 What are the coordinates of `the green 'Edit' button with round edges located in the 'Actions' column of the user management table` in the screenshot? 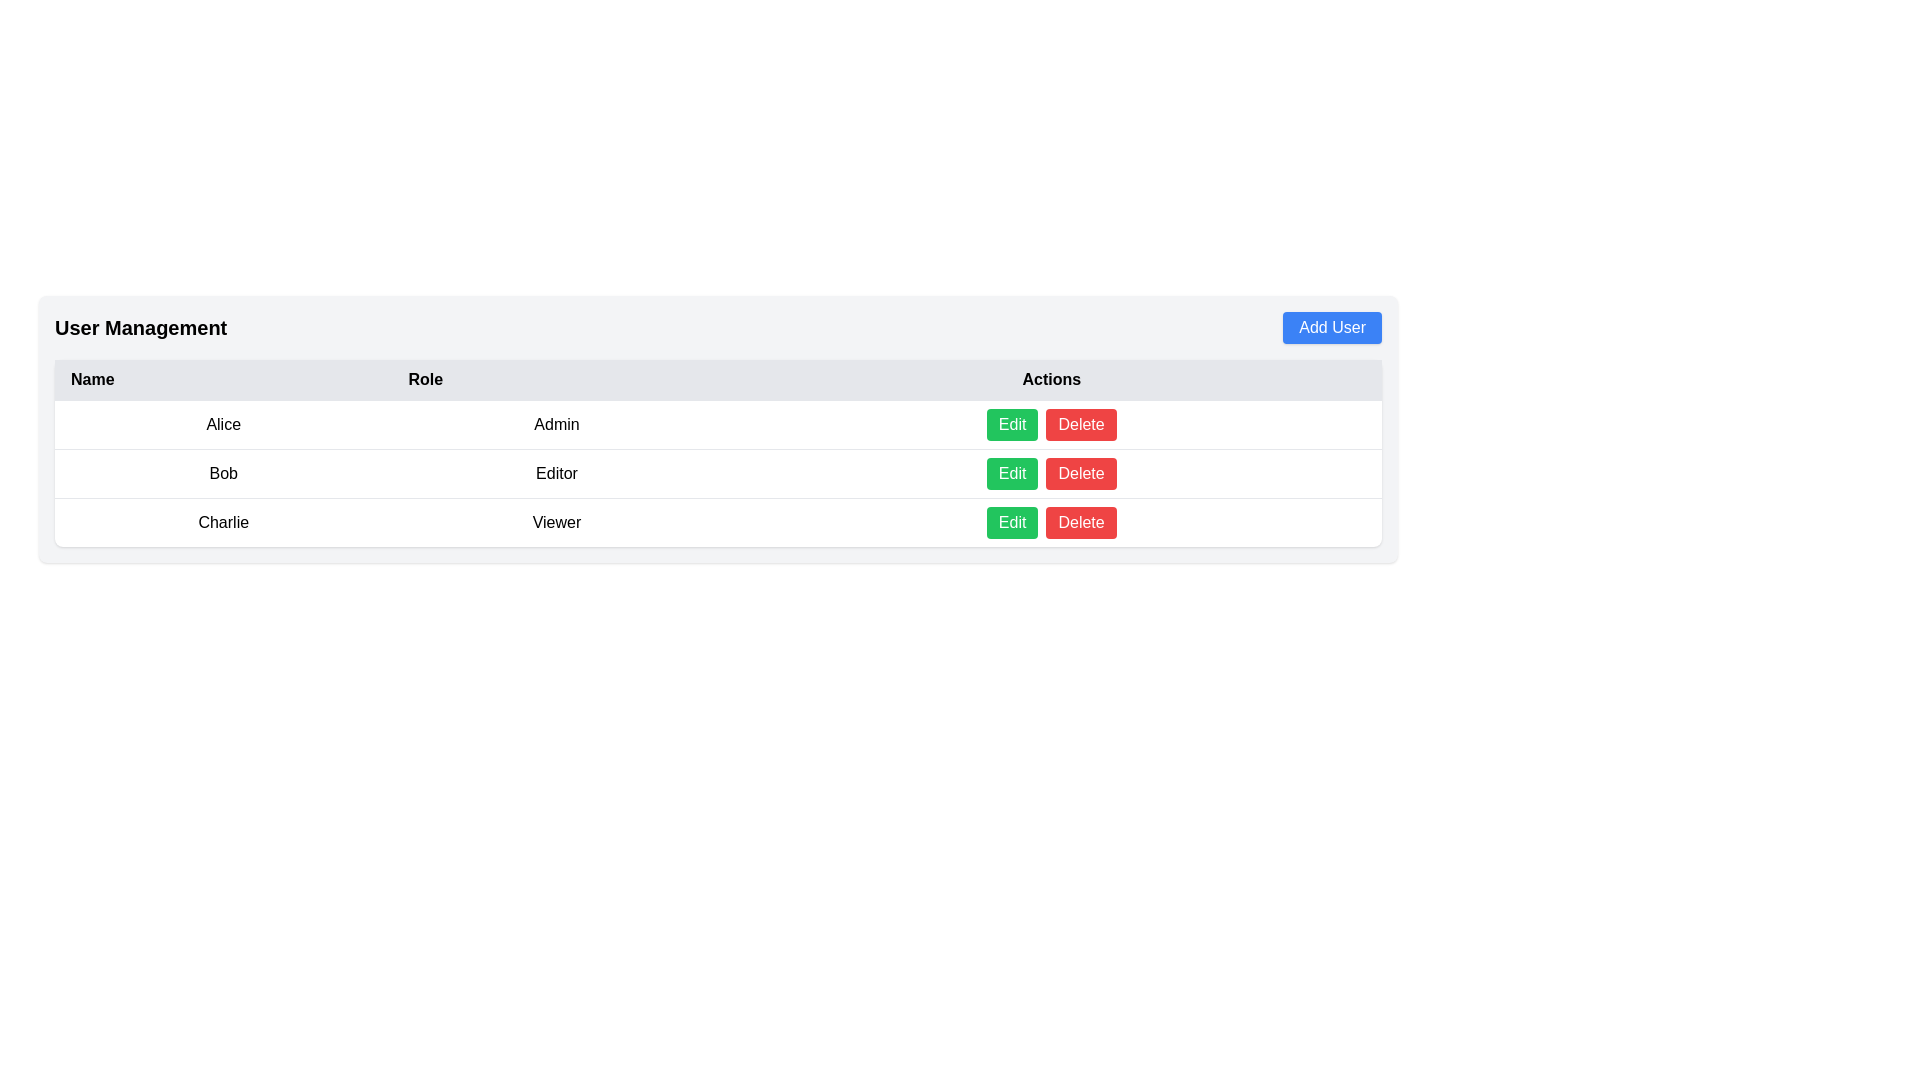 It's located at (1012, 423).